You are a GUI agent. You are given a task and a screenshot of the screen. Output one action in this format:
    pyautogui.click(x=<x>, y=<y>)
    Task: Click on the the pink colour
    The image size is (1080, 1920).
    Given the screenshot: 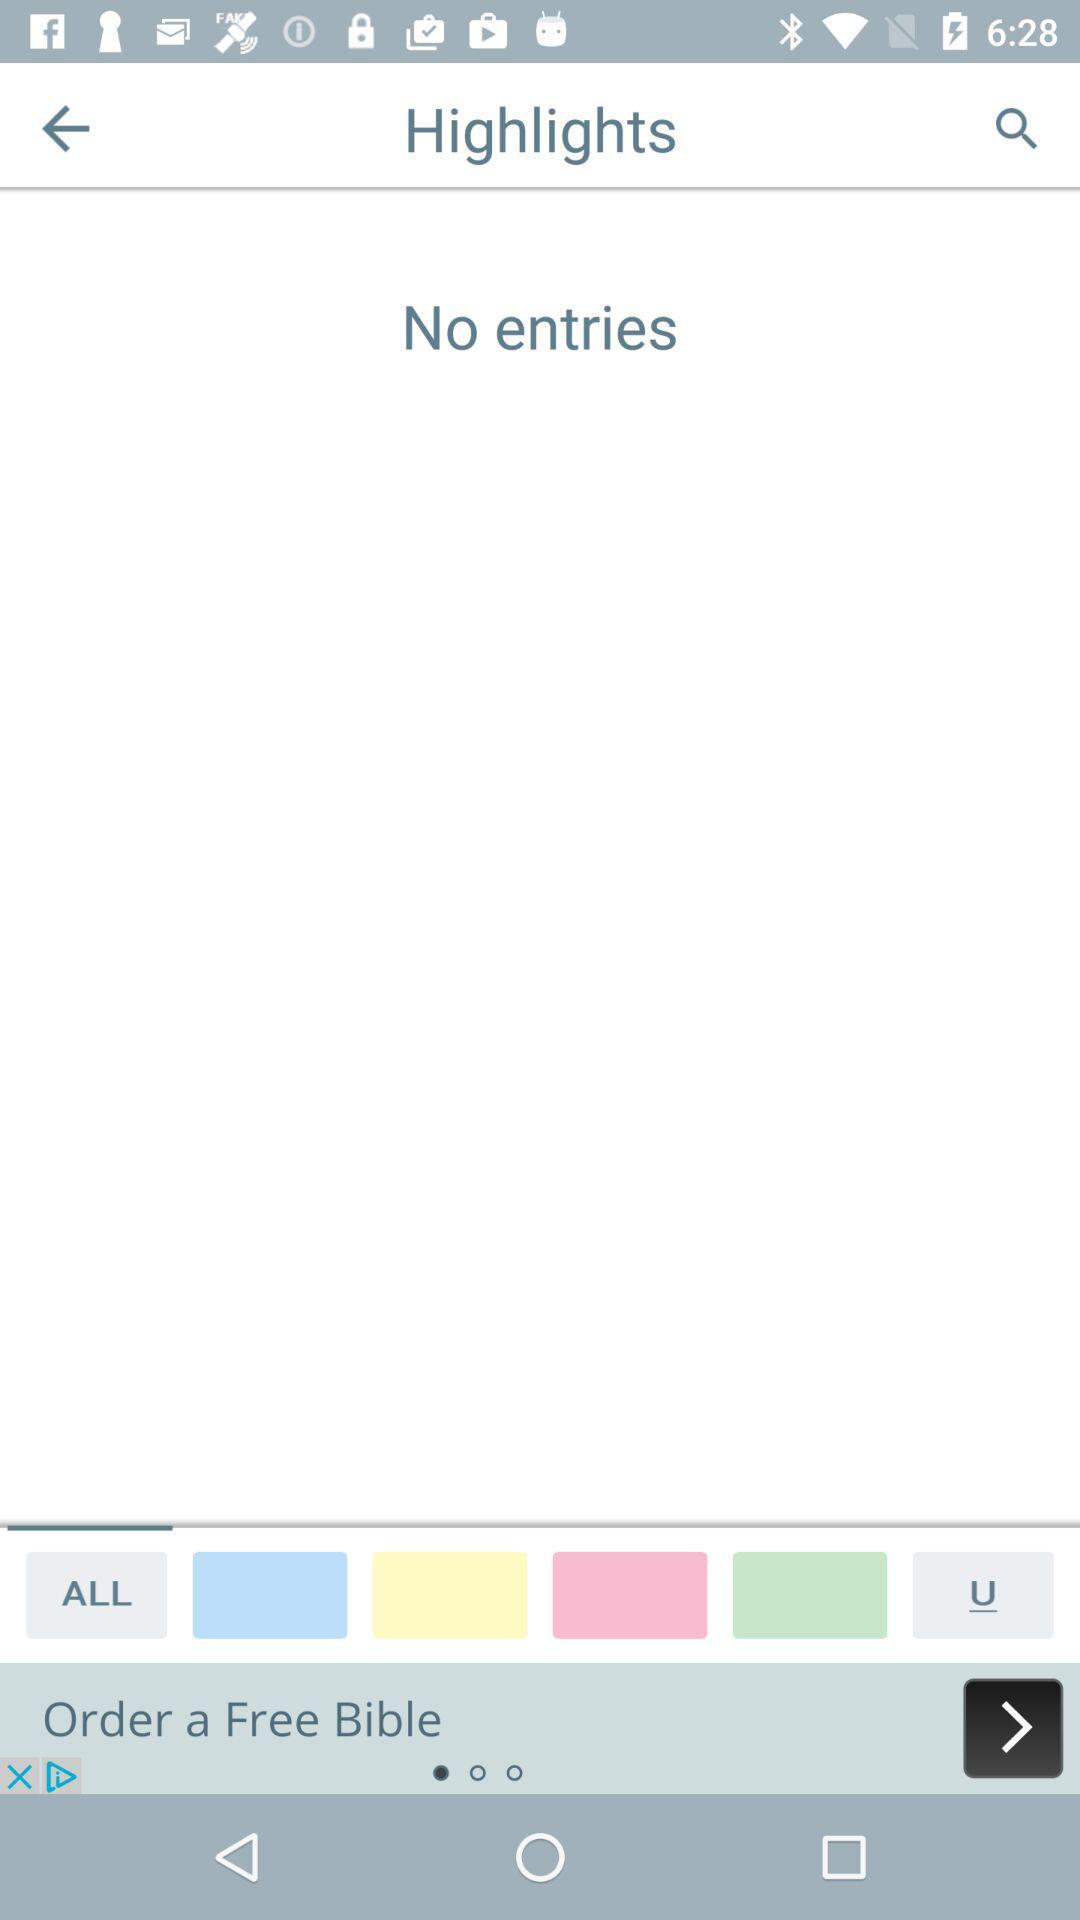 What is the action you would take?
    pyautogui.click(x=628, y=1593)
    